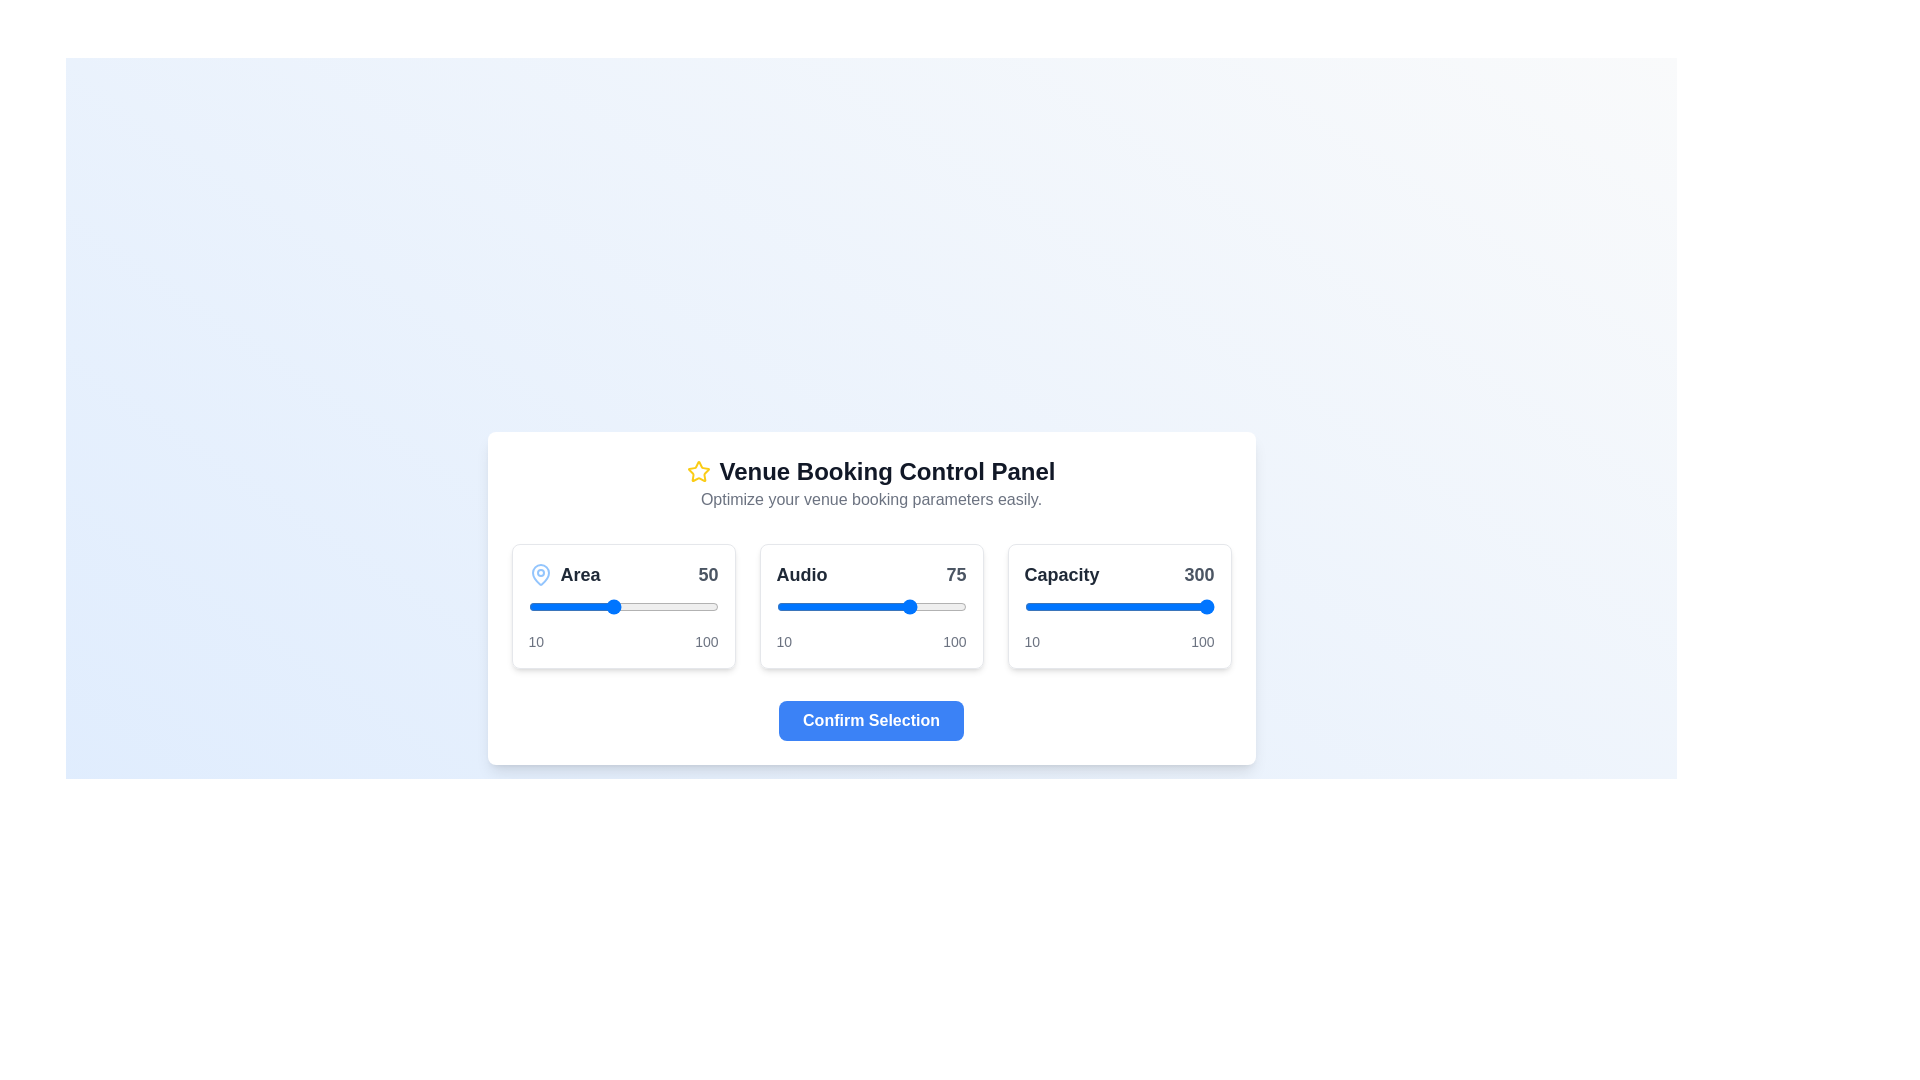 Image resolution: width=1920 pixels, height=1080 pixels. I want to click on the audio level, so click(844, 605).